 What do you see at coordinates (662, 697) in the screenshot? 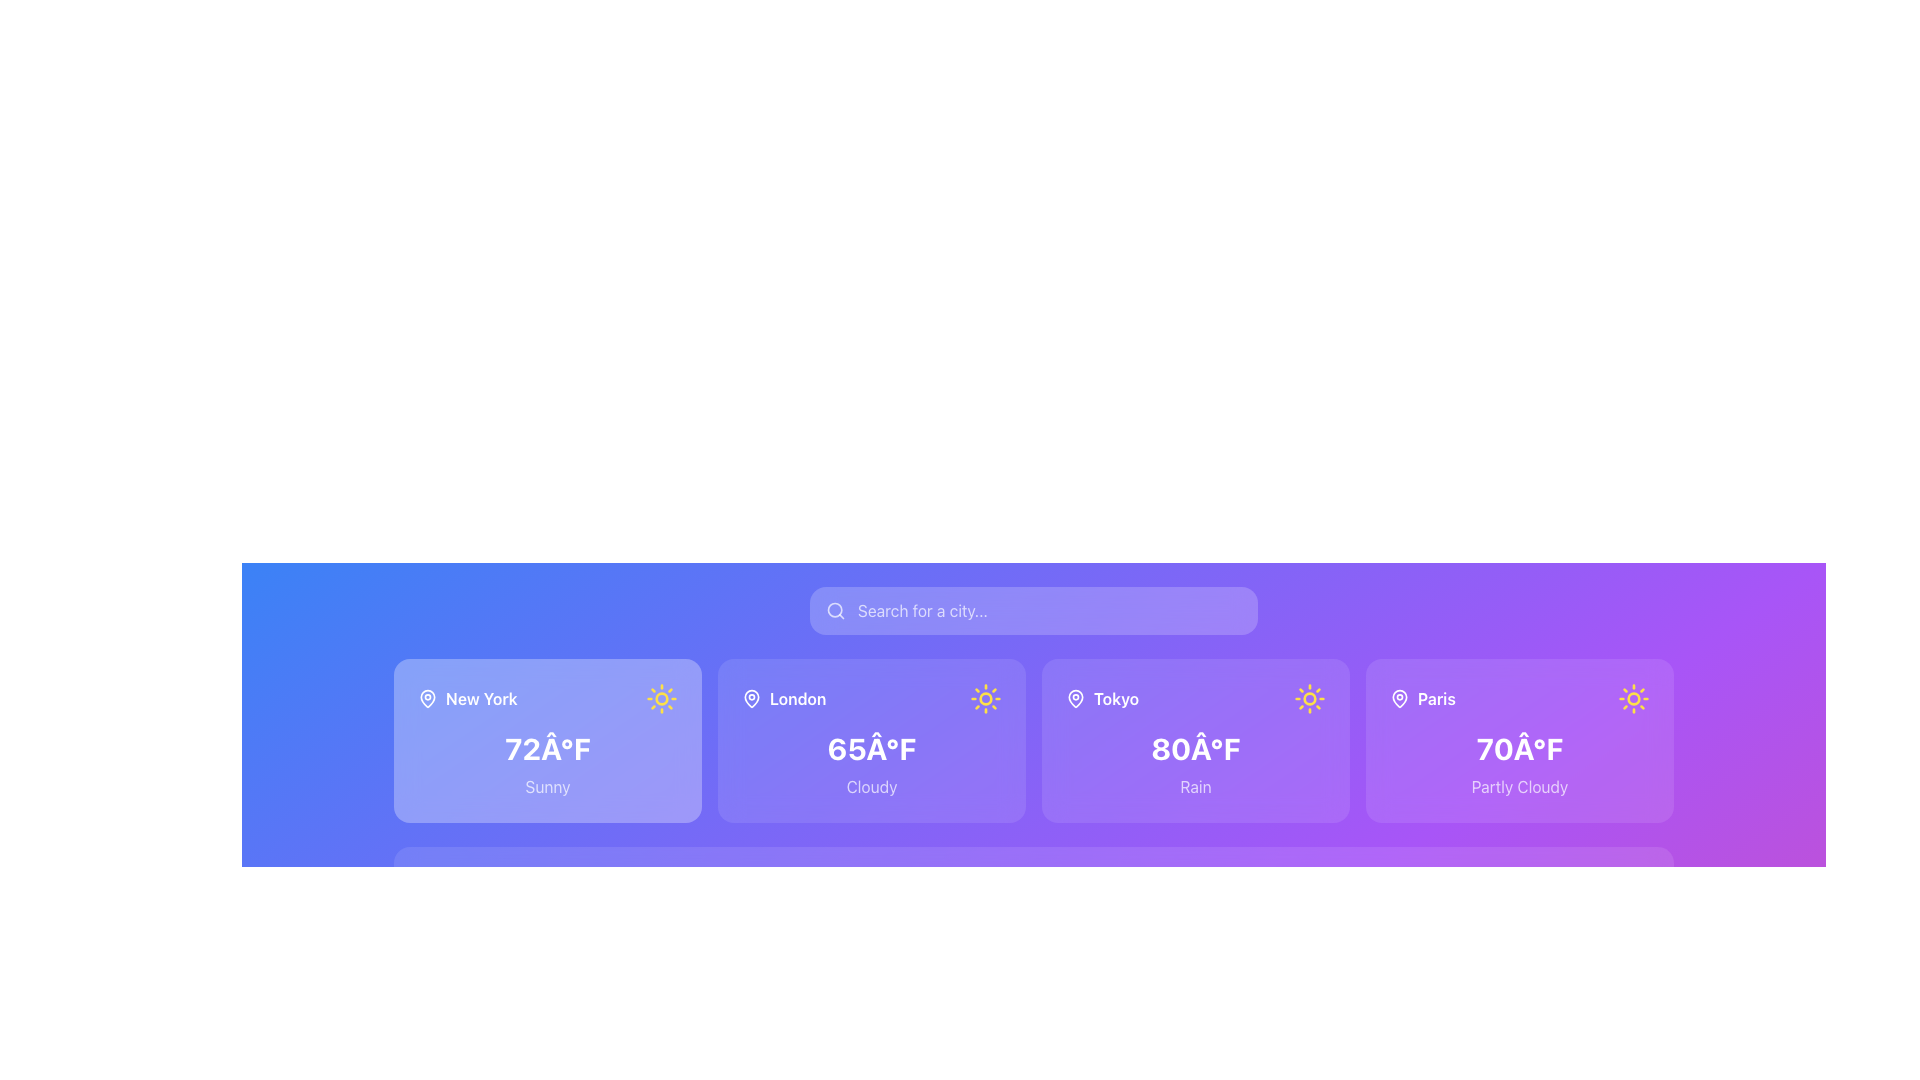
I see `the SVG circle element representing sunny weather located inside the weather card for 'New York', centered within the sun-shaped icon on the right side of the card` at bounding box center [662, 697].